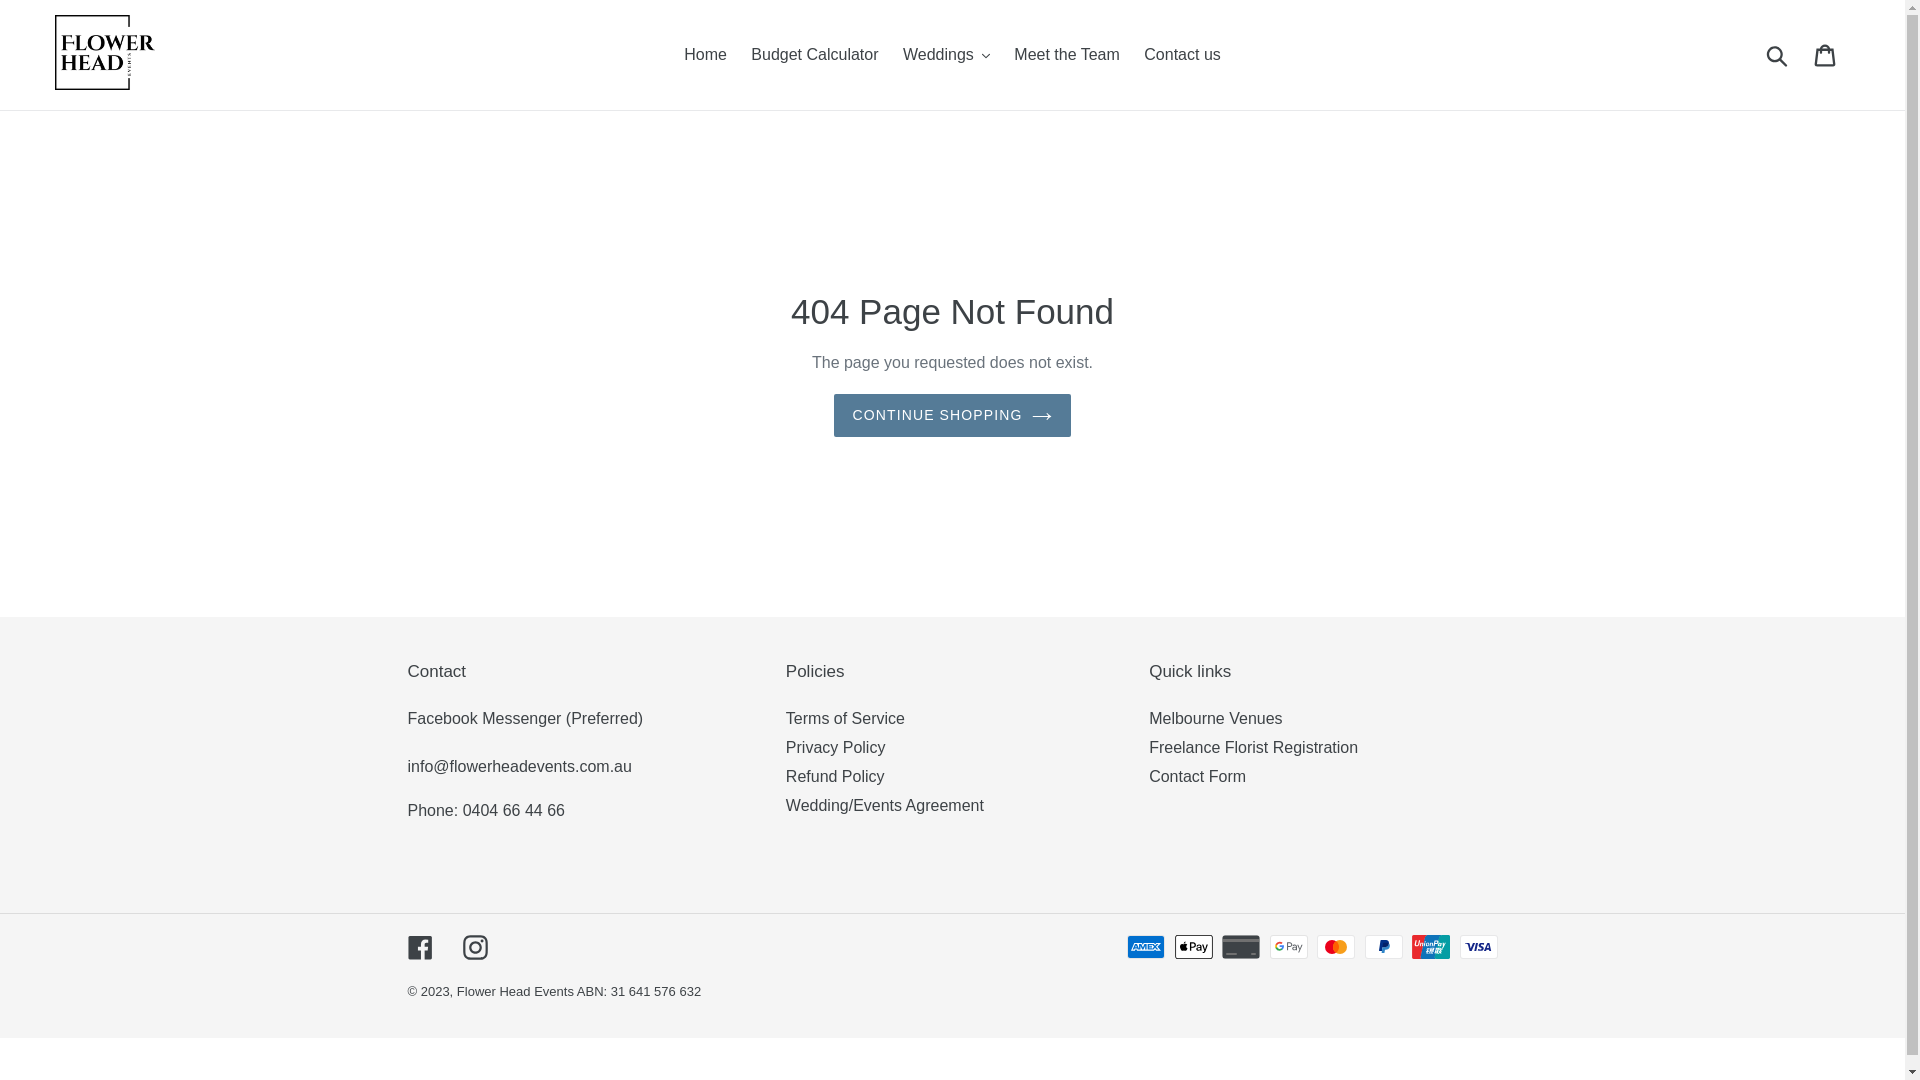  Describe the element at coordinates (1214, 717) in the screenshot. I see `'Melbourne Venues'` at that location.